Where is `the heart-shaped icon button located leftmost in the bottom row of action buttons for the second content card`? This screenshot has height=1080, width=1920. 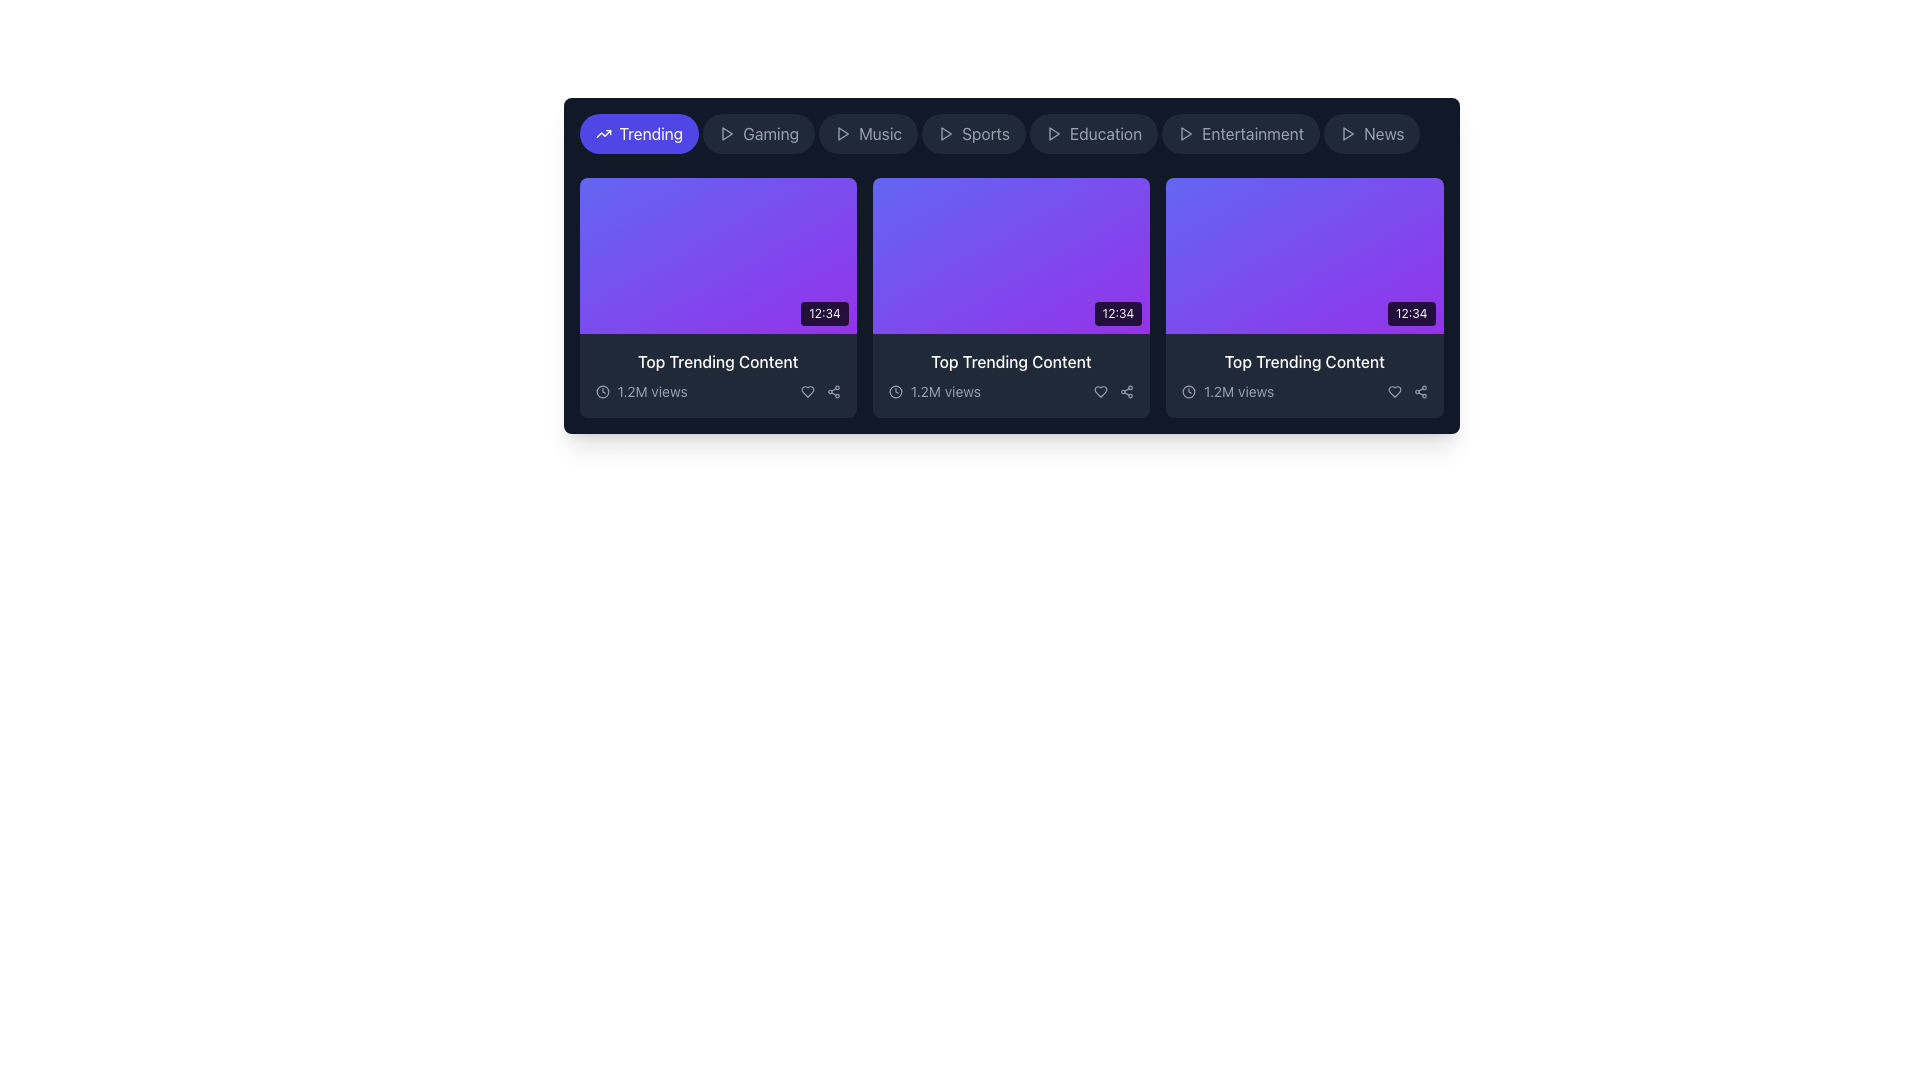
the heart-shaped icon button located leftmost in the bottom row of action buttons for the second content card is located at coordinates (1100, 391).